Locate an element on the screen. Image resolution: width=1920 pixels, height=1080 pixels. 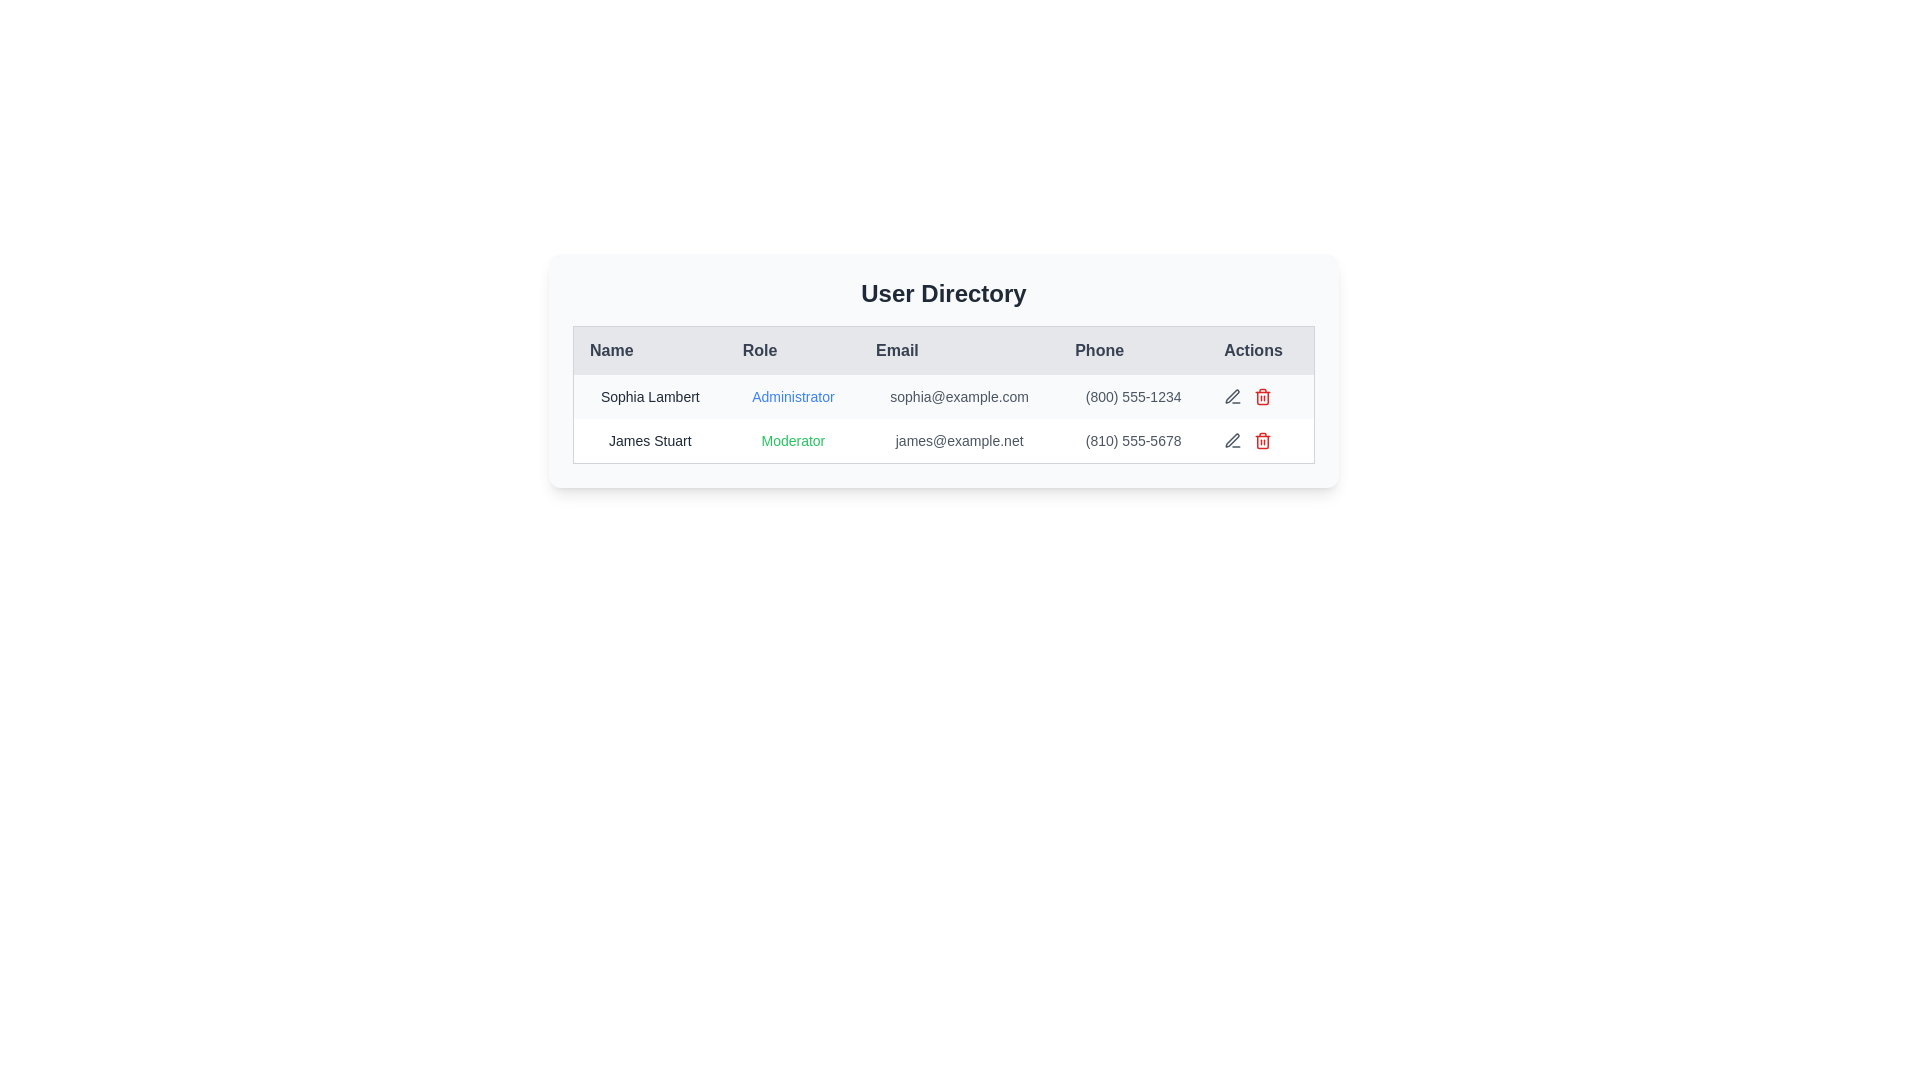
the static text element displaying the phone number '(800) 555-1234' in light gray text, located in the 'Phone' column of the user directory interface is located at coordinates (1133, 397).